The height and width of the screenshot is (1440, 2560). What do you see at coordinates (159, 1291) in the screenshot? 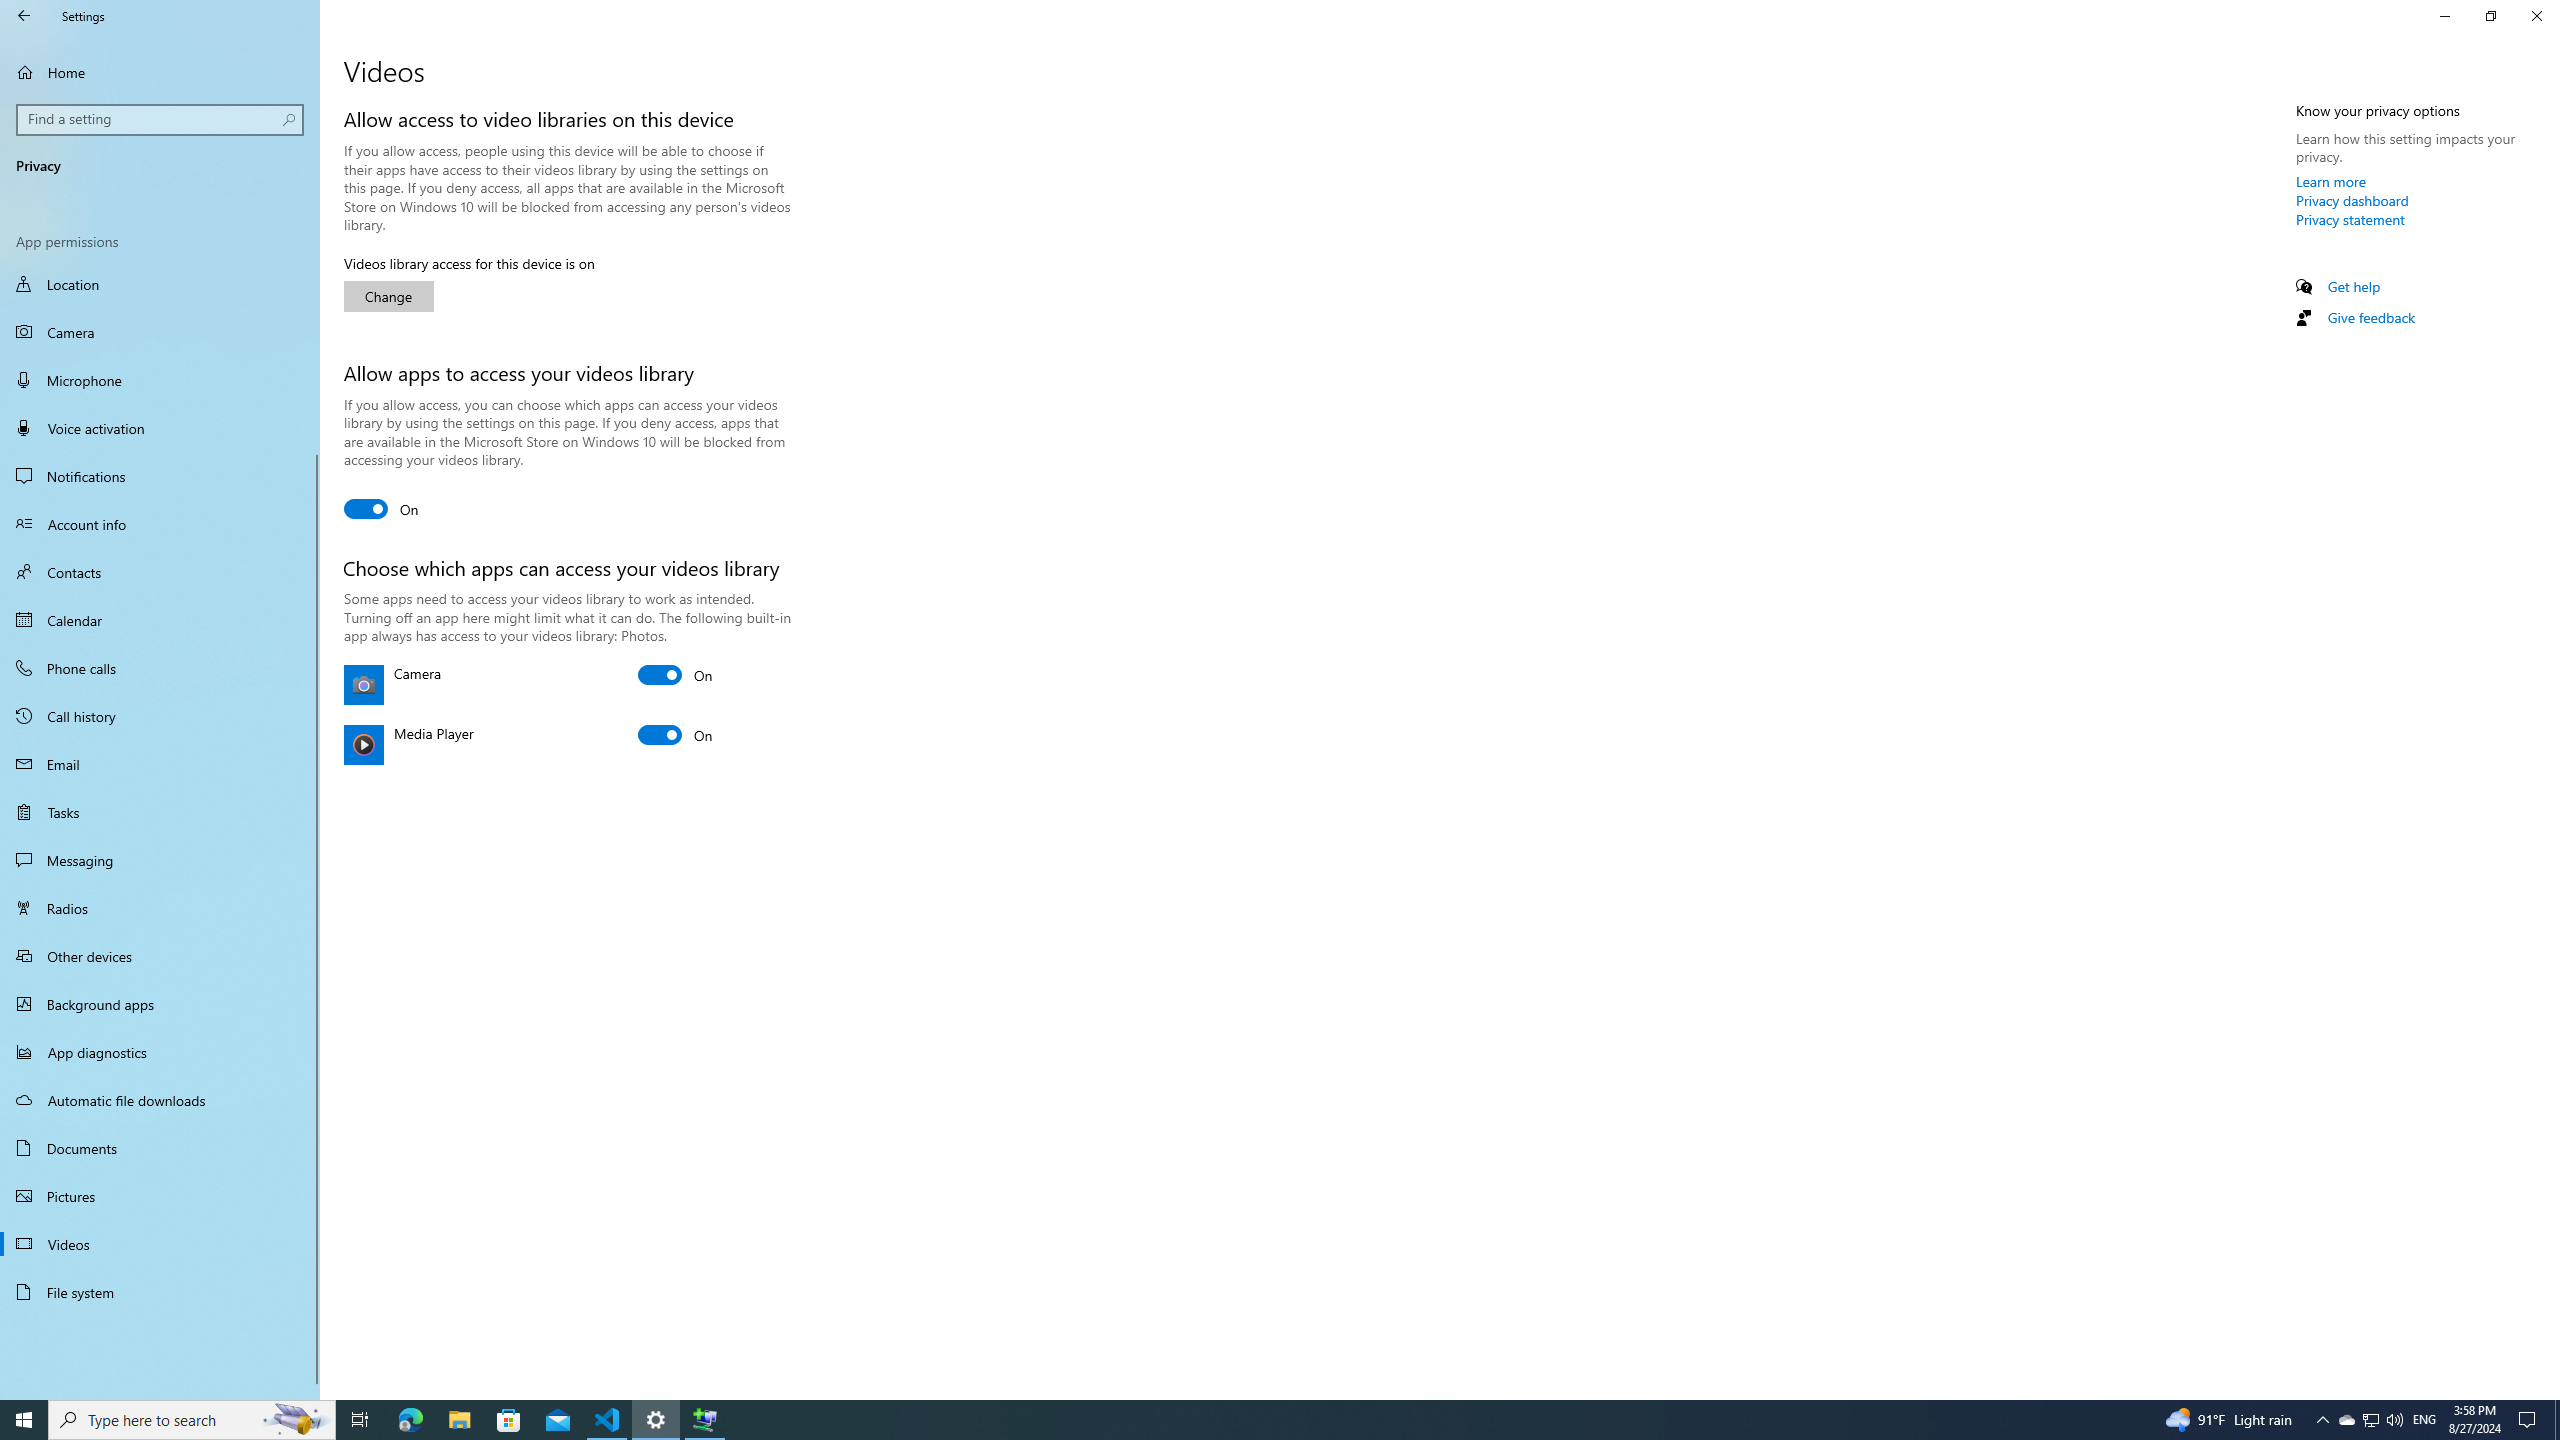
I see `'File system'` at bounding box center [159, 1291].